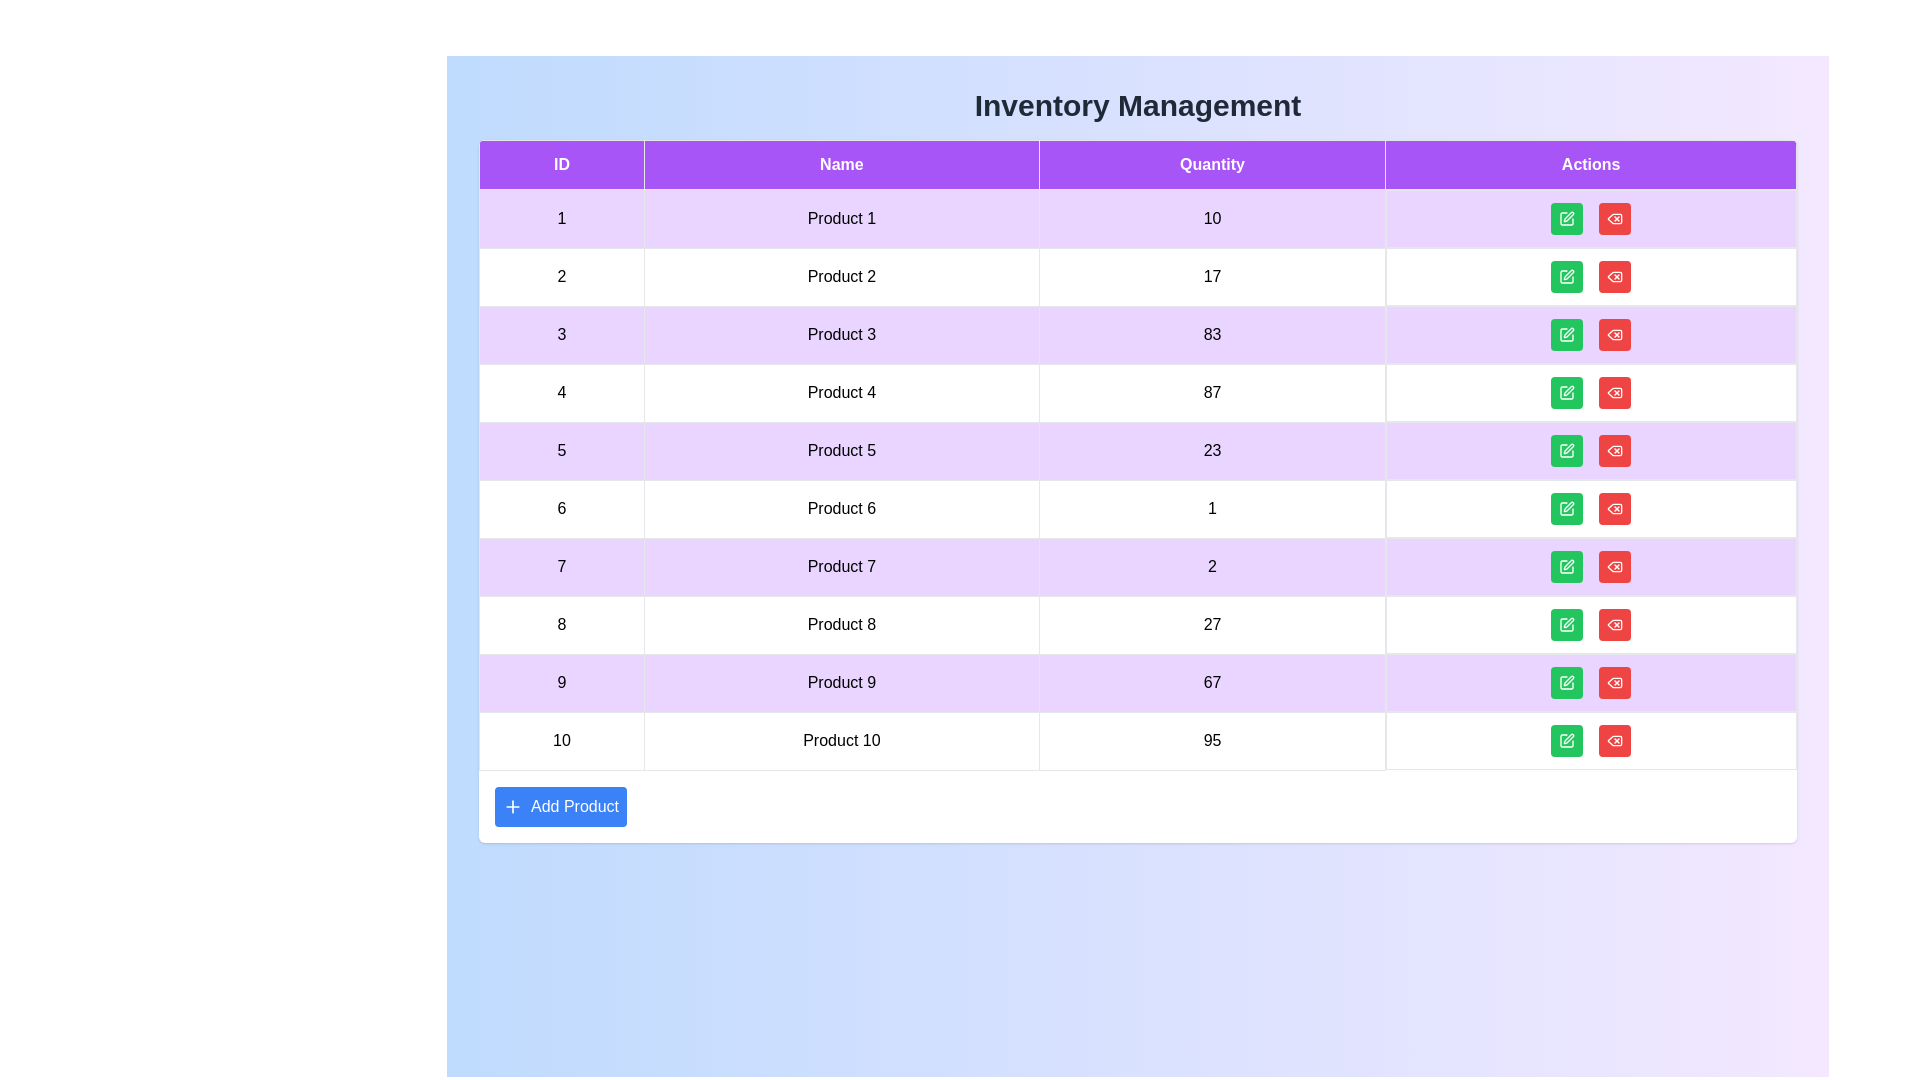 Image resolution: width=1920 pixels, height=1080 pixels. I want to click on the header of the column Actions to sort the table by that column, so click(1589, 164).